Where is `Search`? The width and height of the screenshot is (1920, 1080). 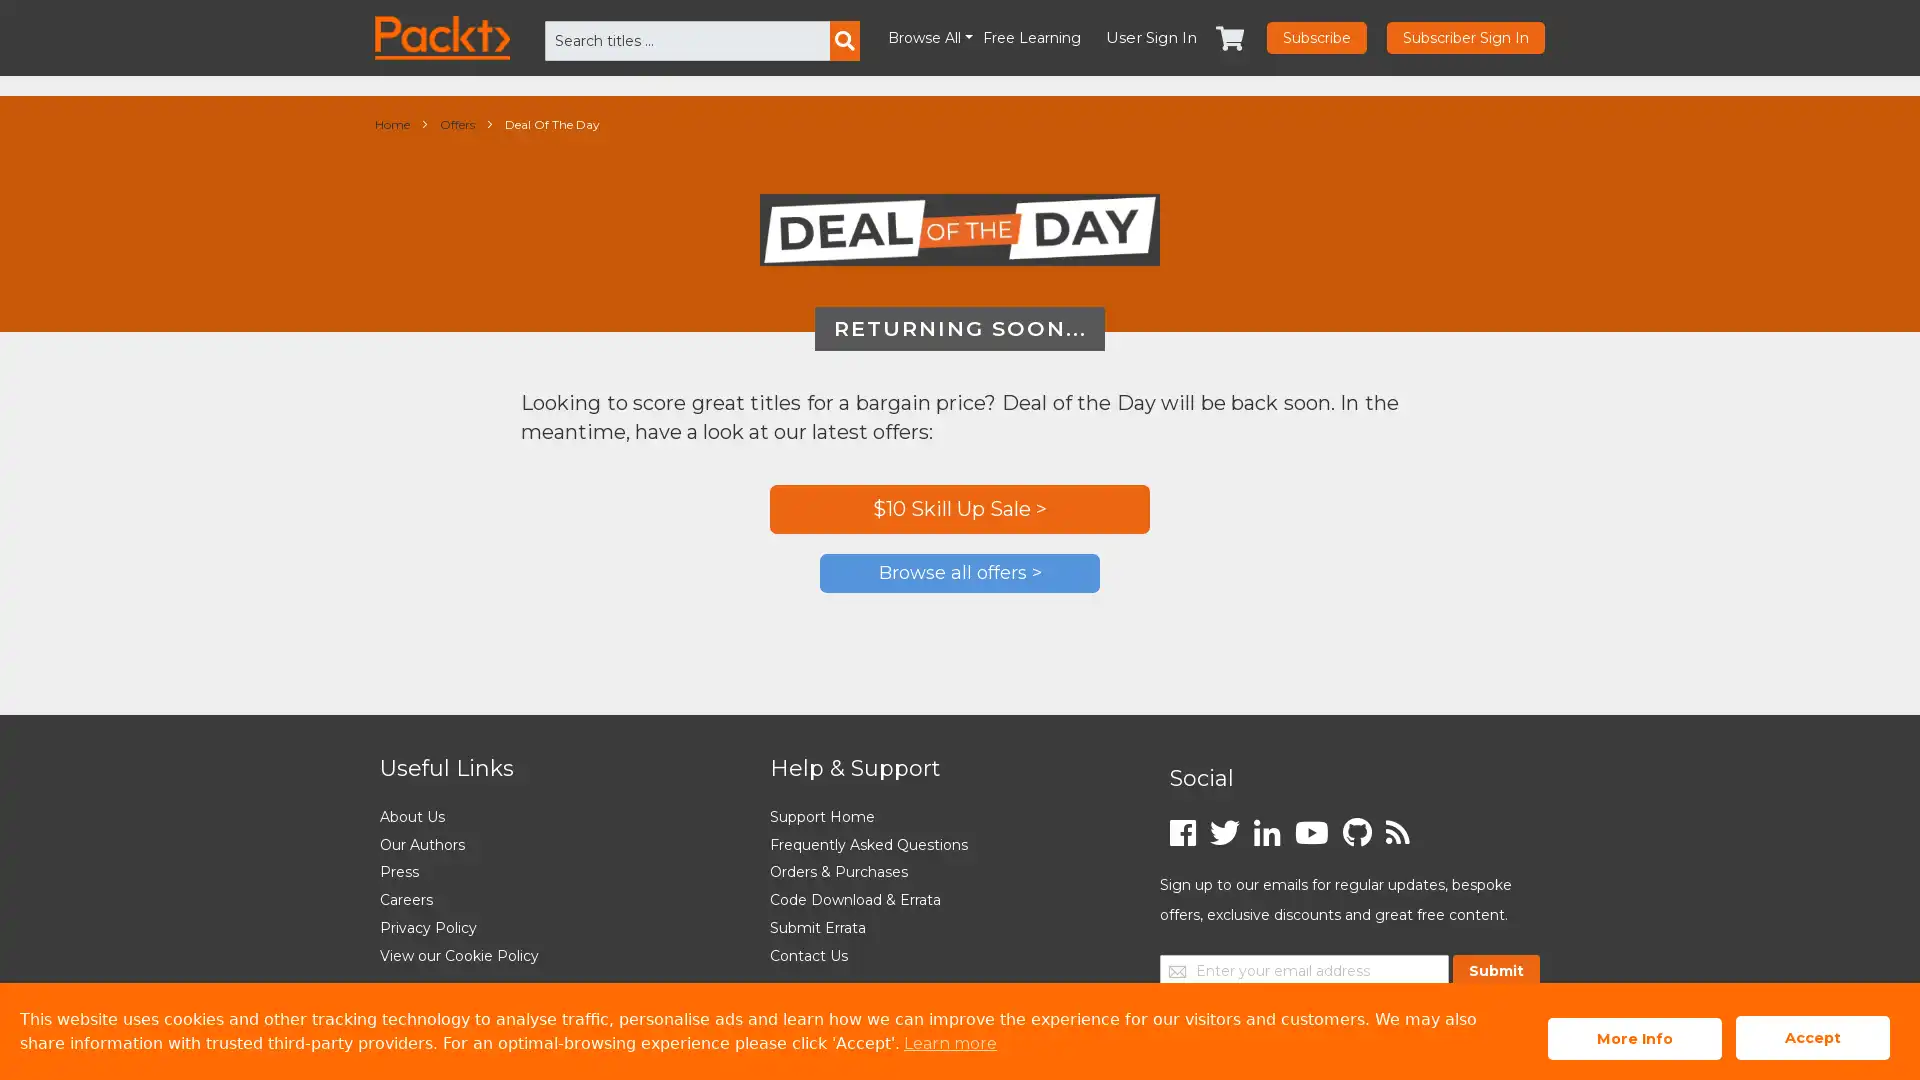
Search is located at coordinates (844, 41).